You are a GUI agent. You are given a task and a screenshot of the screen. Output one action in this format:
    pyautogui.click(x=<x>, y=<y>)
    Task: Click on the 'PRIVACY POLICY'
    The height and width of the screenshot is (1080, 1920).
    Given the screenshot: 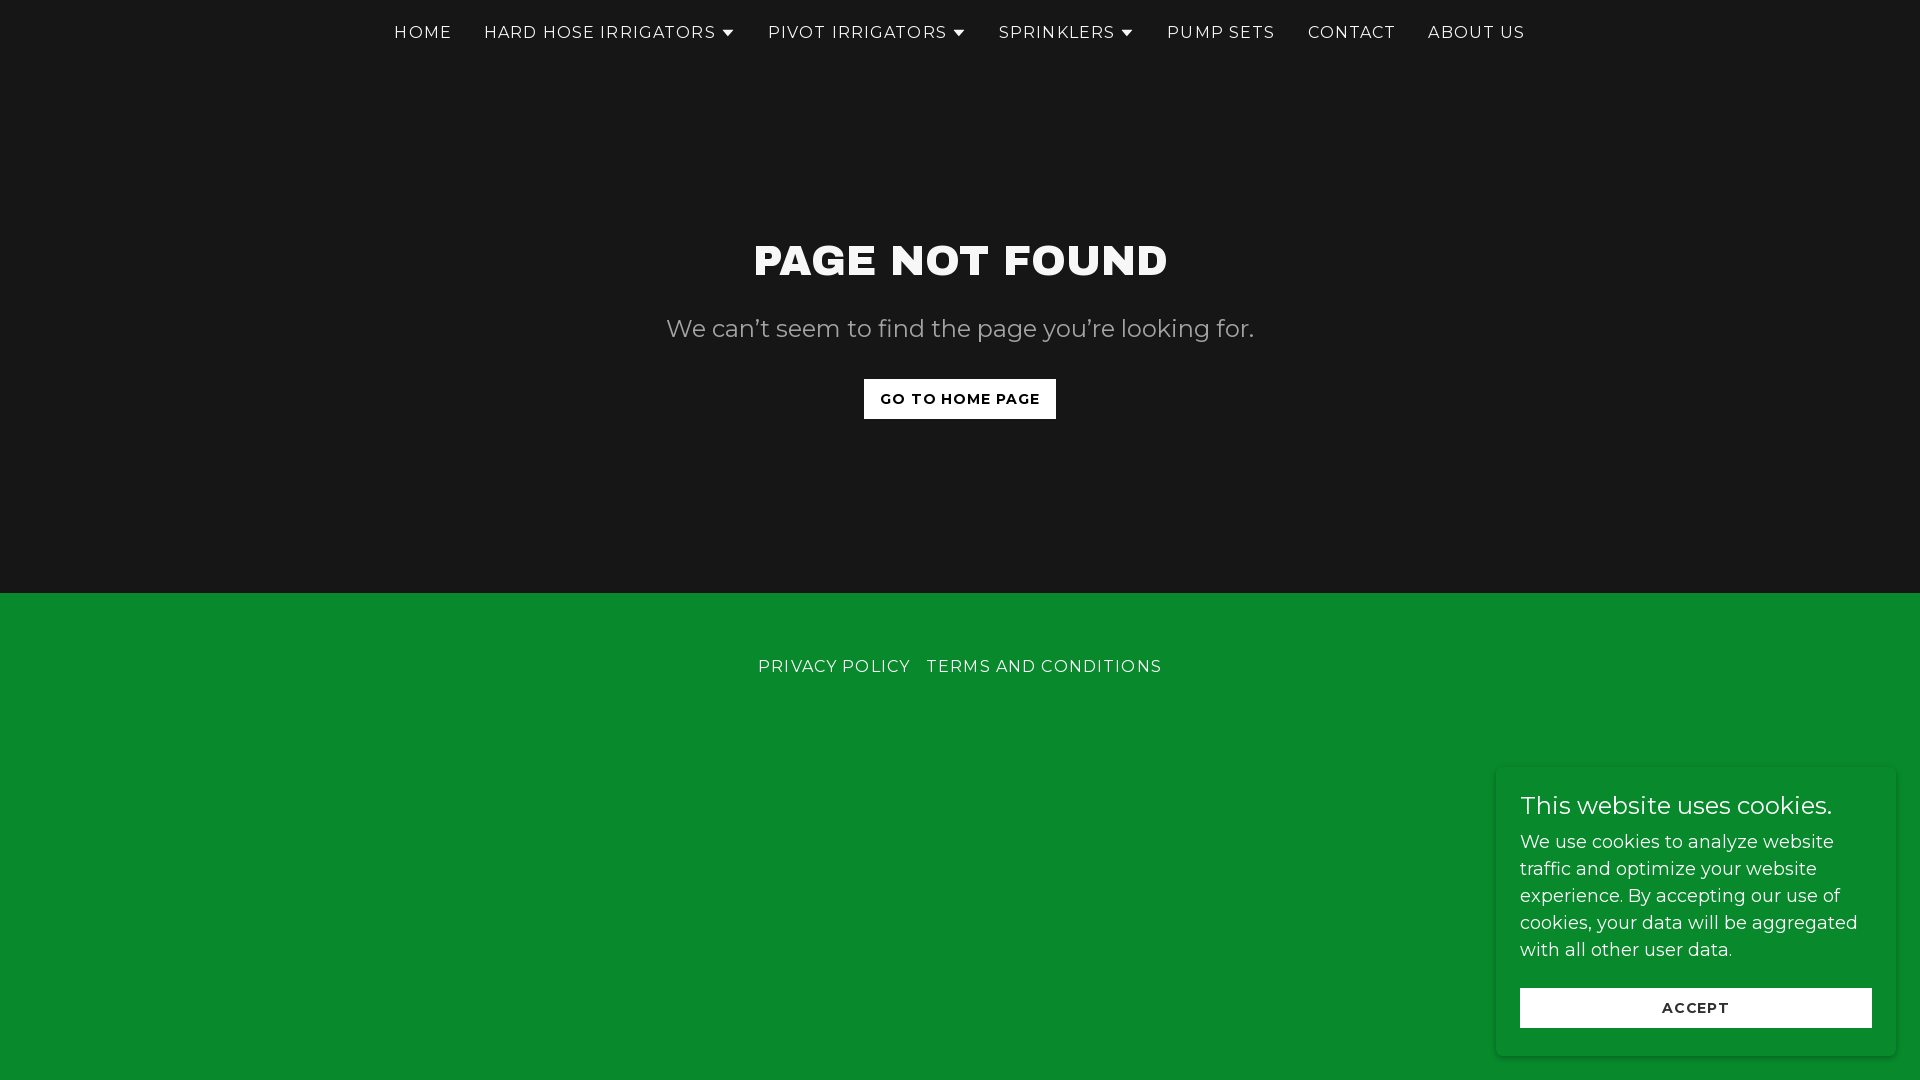 What is the action you would take?
    pyautogui.click(x=834, y=666)
    